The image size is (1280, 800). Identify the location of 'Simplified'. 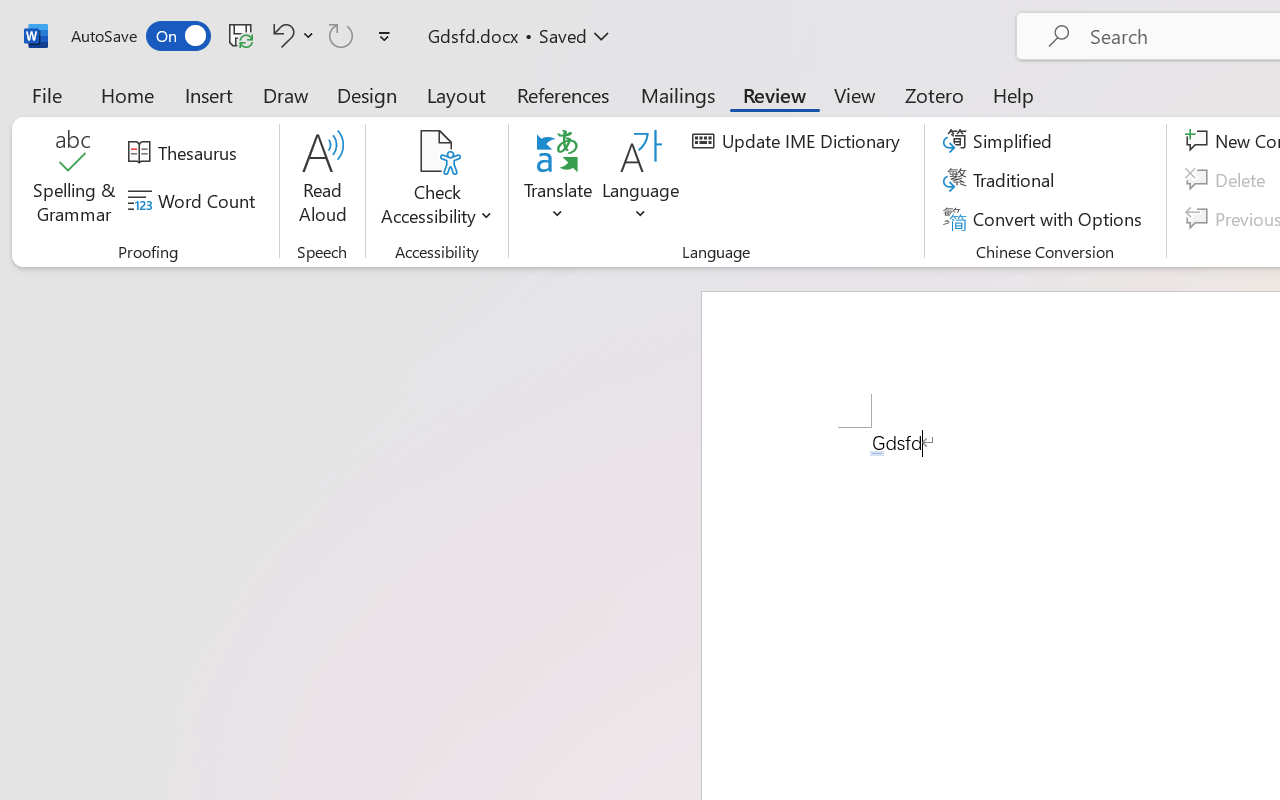
(1000, 141).